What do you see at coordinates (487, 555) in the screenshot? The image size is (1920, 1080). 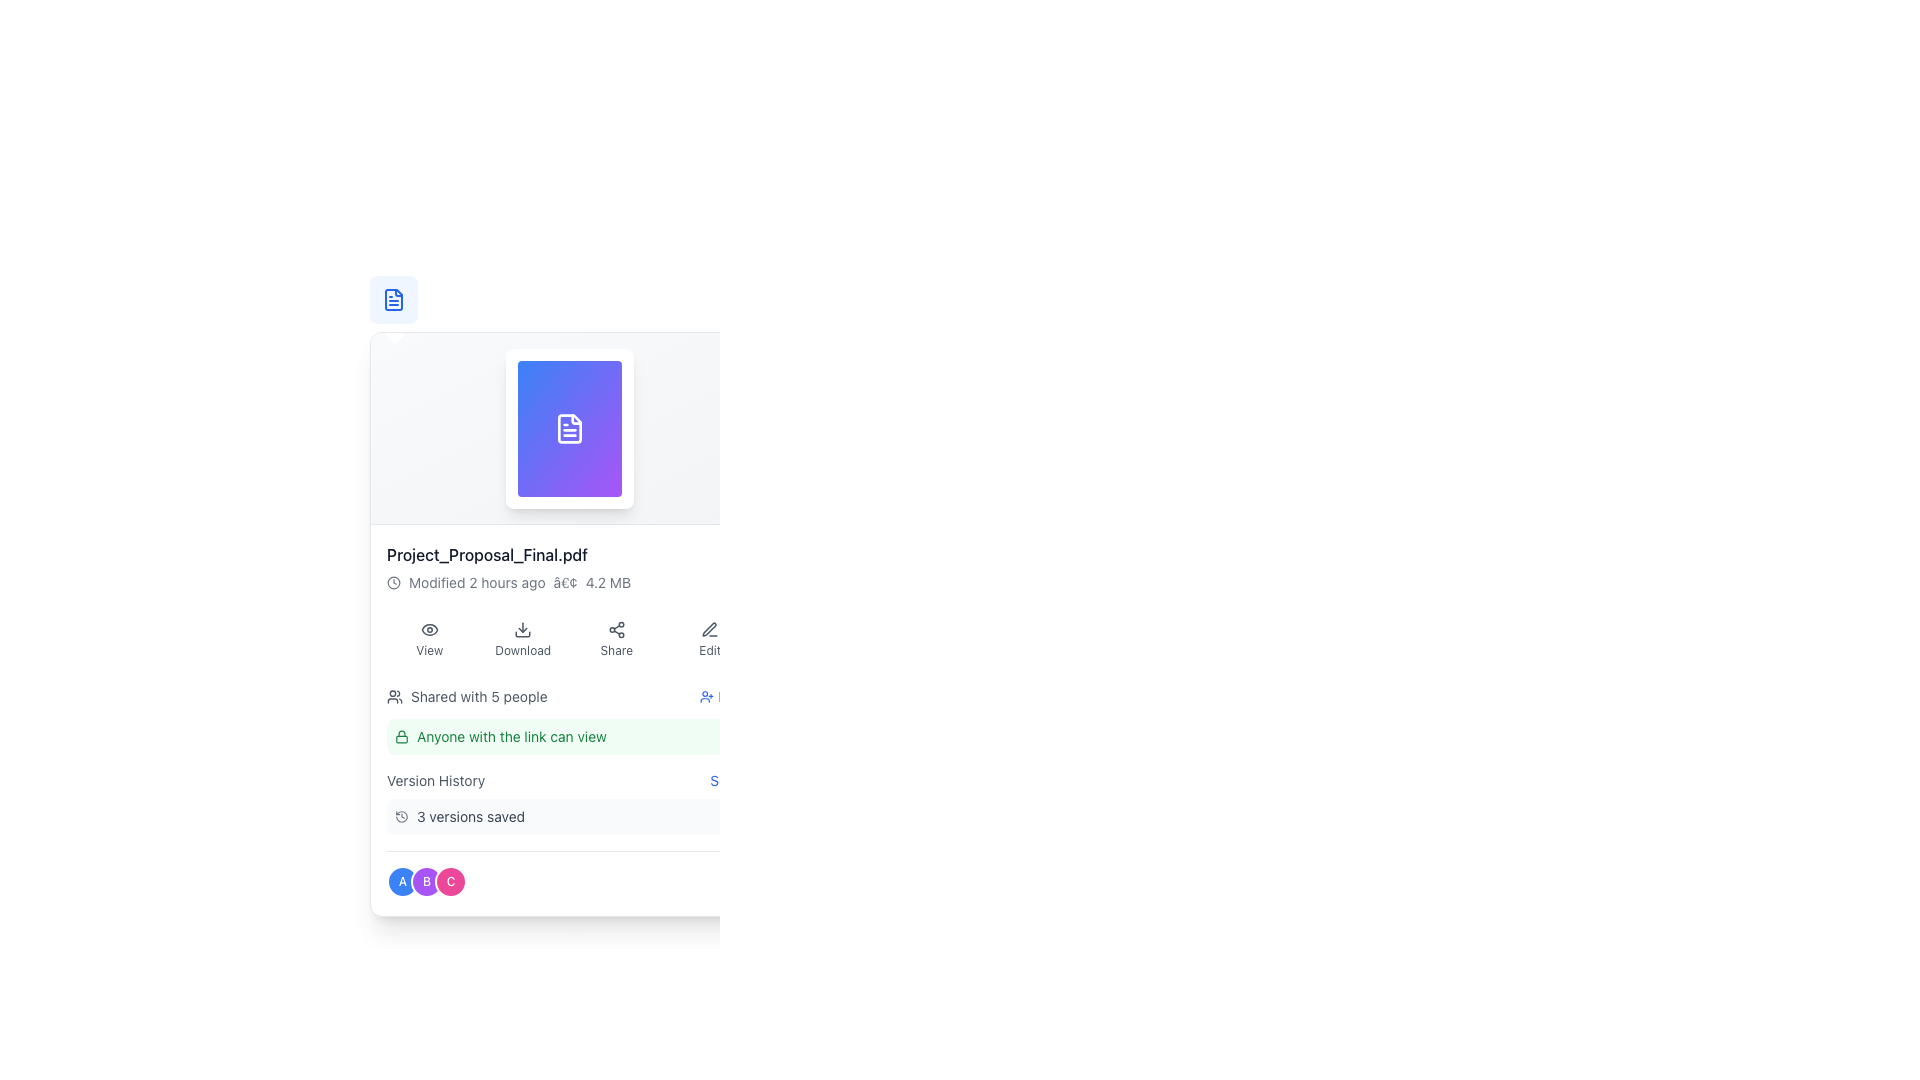 I see `the text label displaying the file name 'Project_Proposal_Final.pdf', which is styled in bold and dark gray color, positioned prominently below the file preview` at bounding box center [487, 555].